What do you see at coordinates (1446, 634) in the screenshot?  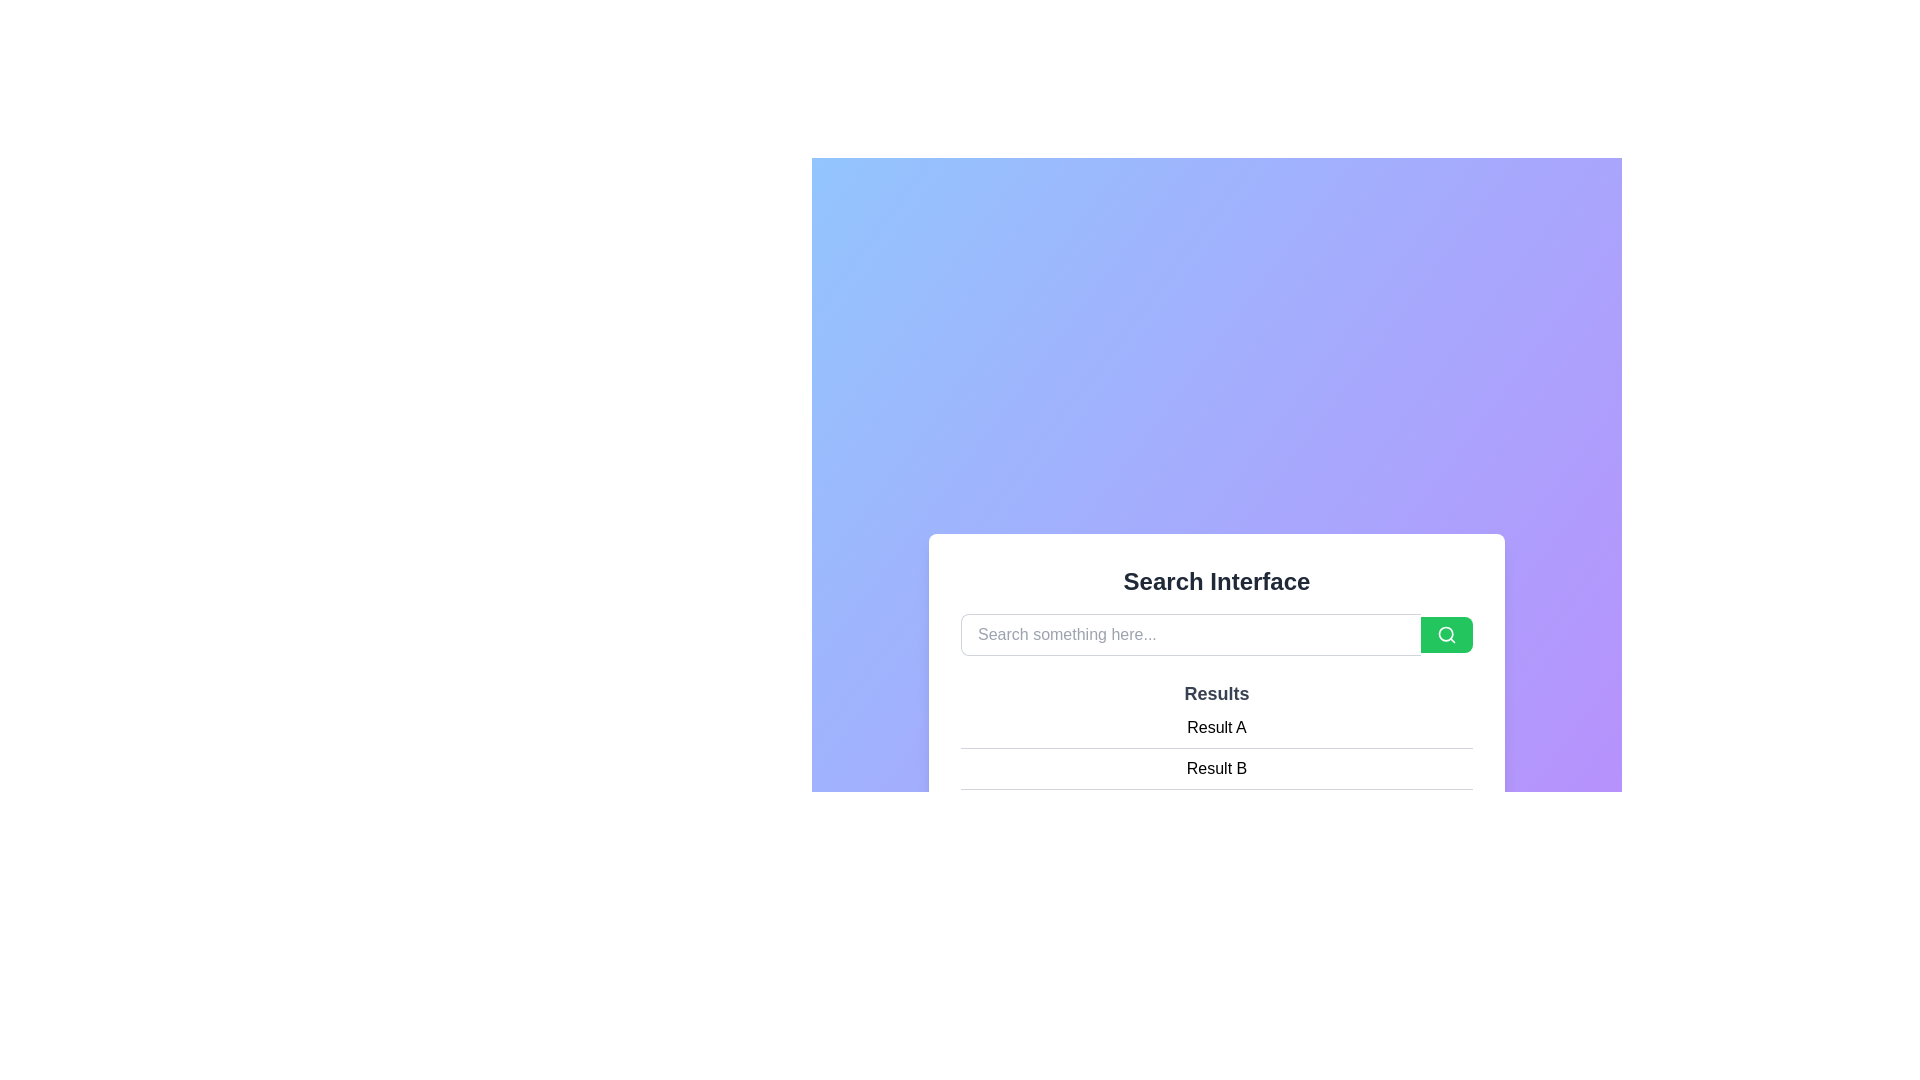 I see `the central circular component of the search icon, which is a minimalistic SVG Circle with a radius of 8 units, located at the right of the input field` at bounding box center [1446, 634].